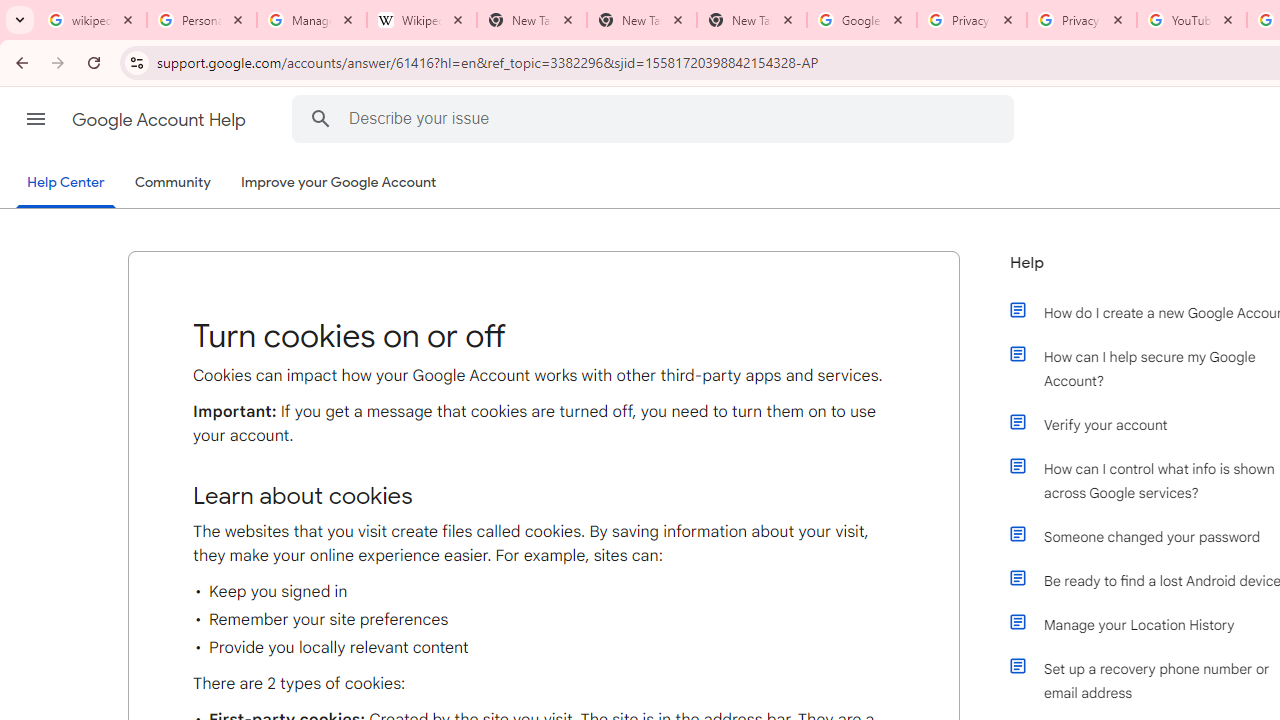 The image size is (1280, 720). Describe the element at coordinates (1191, 20) in the screenshot. I see `'YouTube'` at that location.